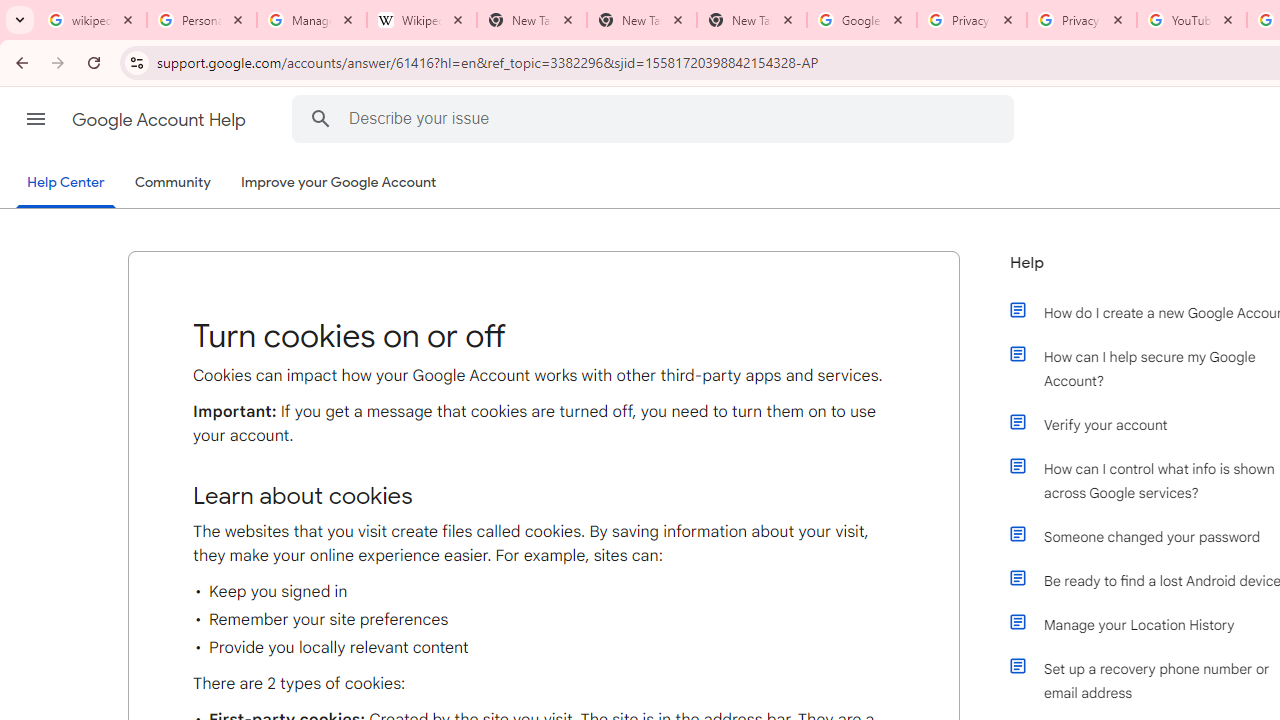 The image size is (1280, 720). Describe the element at coordinates (1191, 20) in the screenshot. I see `'YouTube'` at that location.